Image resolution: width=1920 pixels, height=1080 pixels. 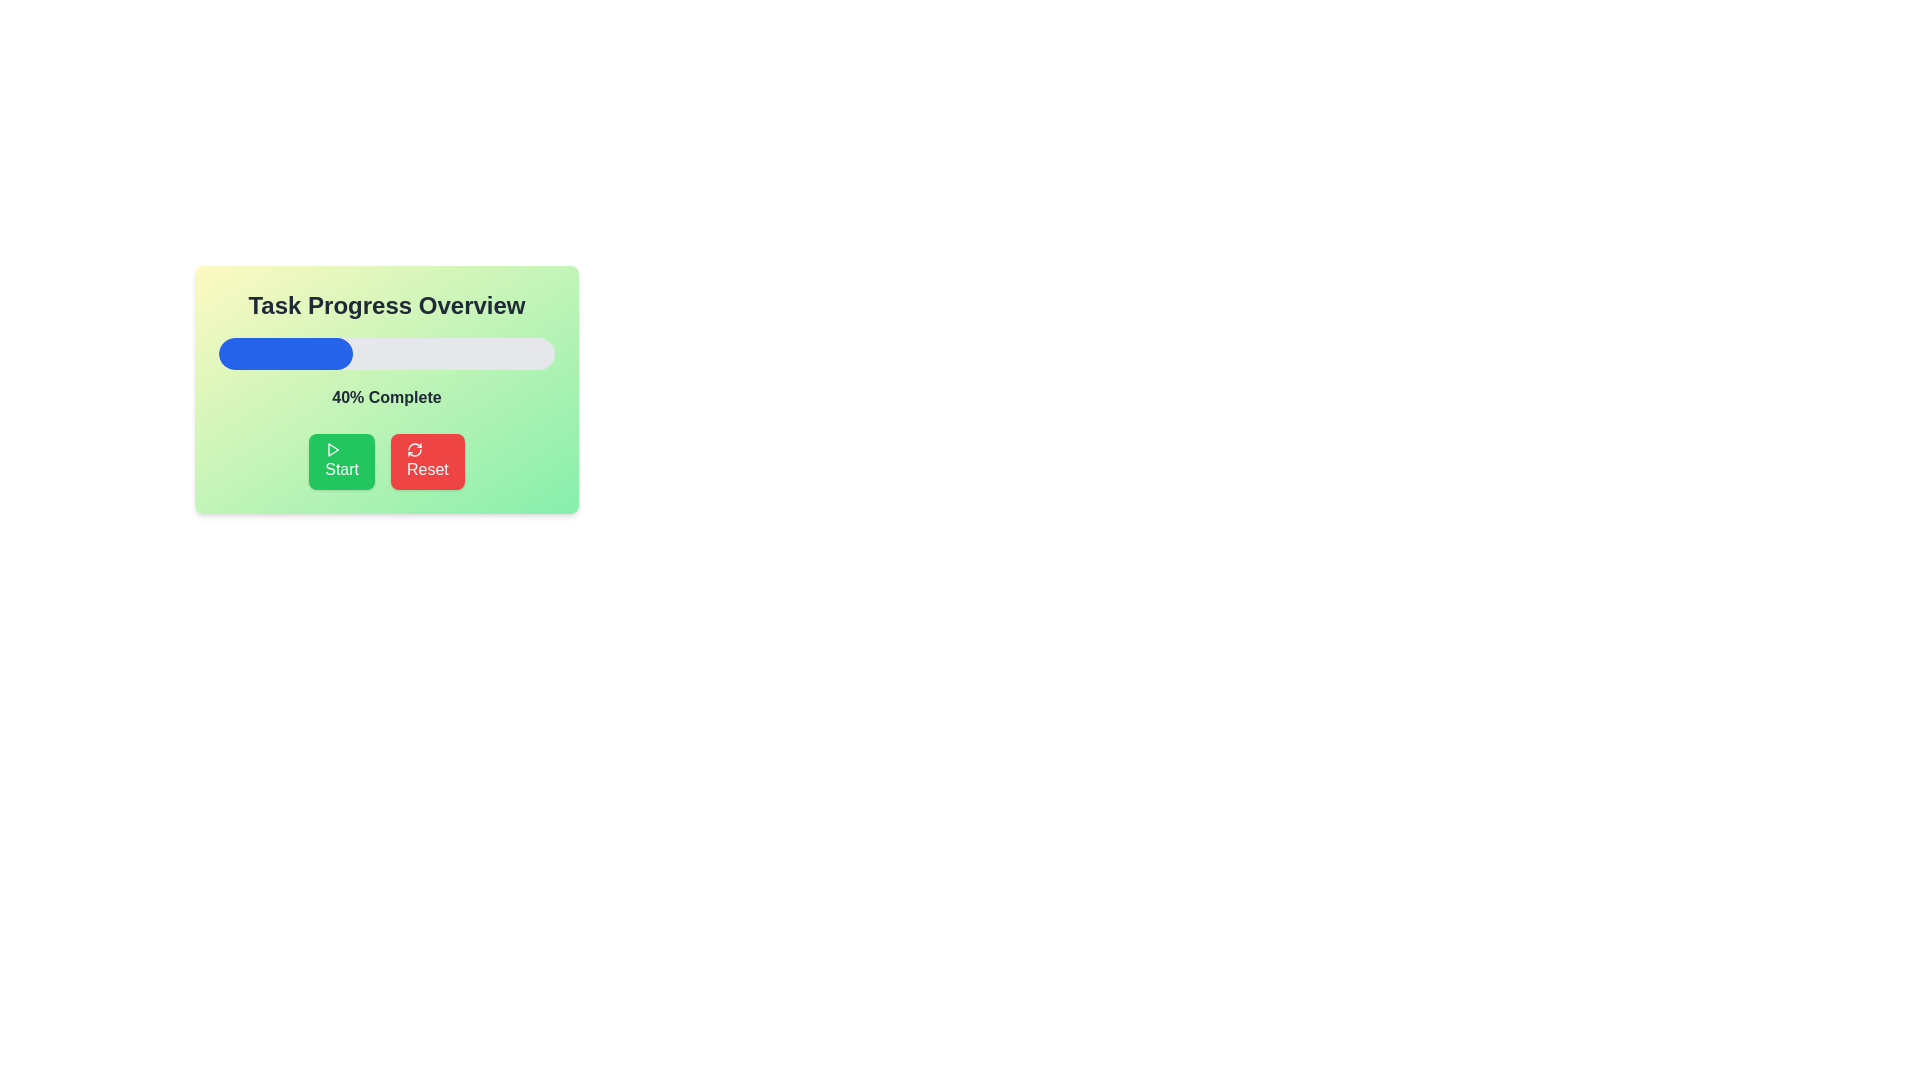 I want to click on the green 'Start' button with white text and a play icon on the left to initiate the process, so click(x=341, y=462).